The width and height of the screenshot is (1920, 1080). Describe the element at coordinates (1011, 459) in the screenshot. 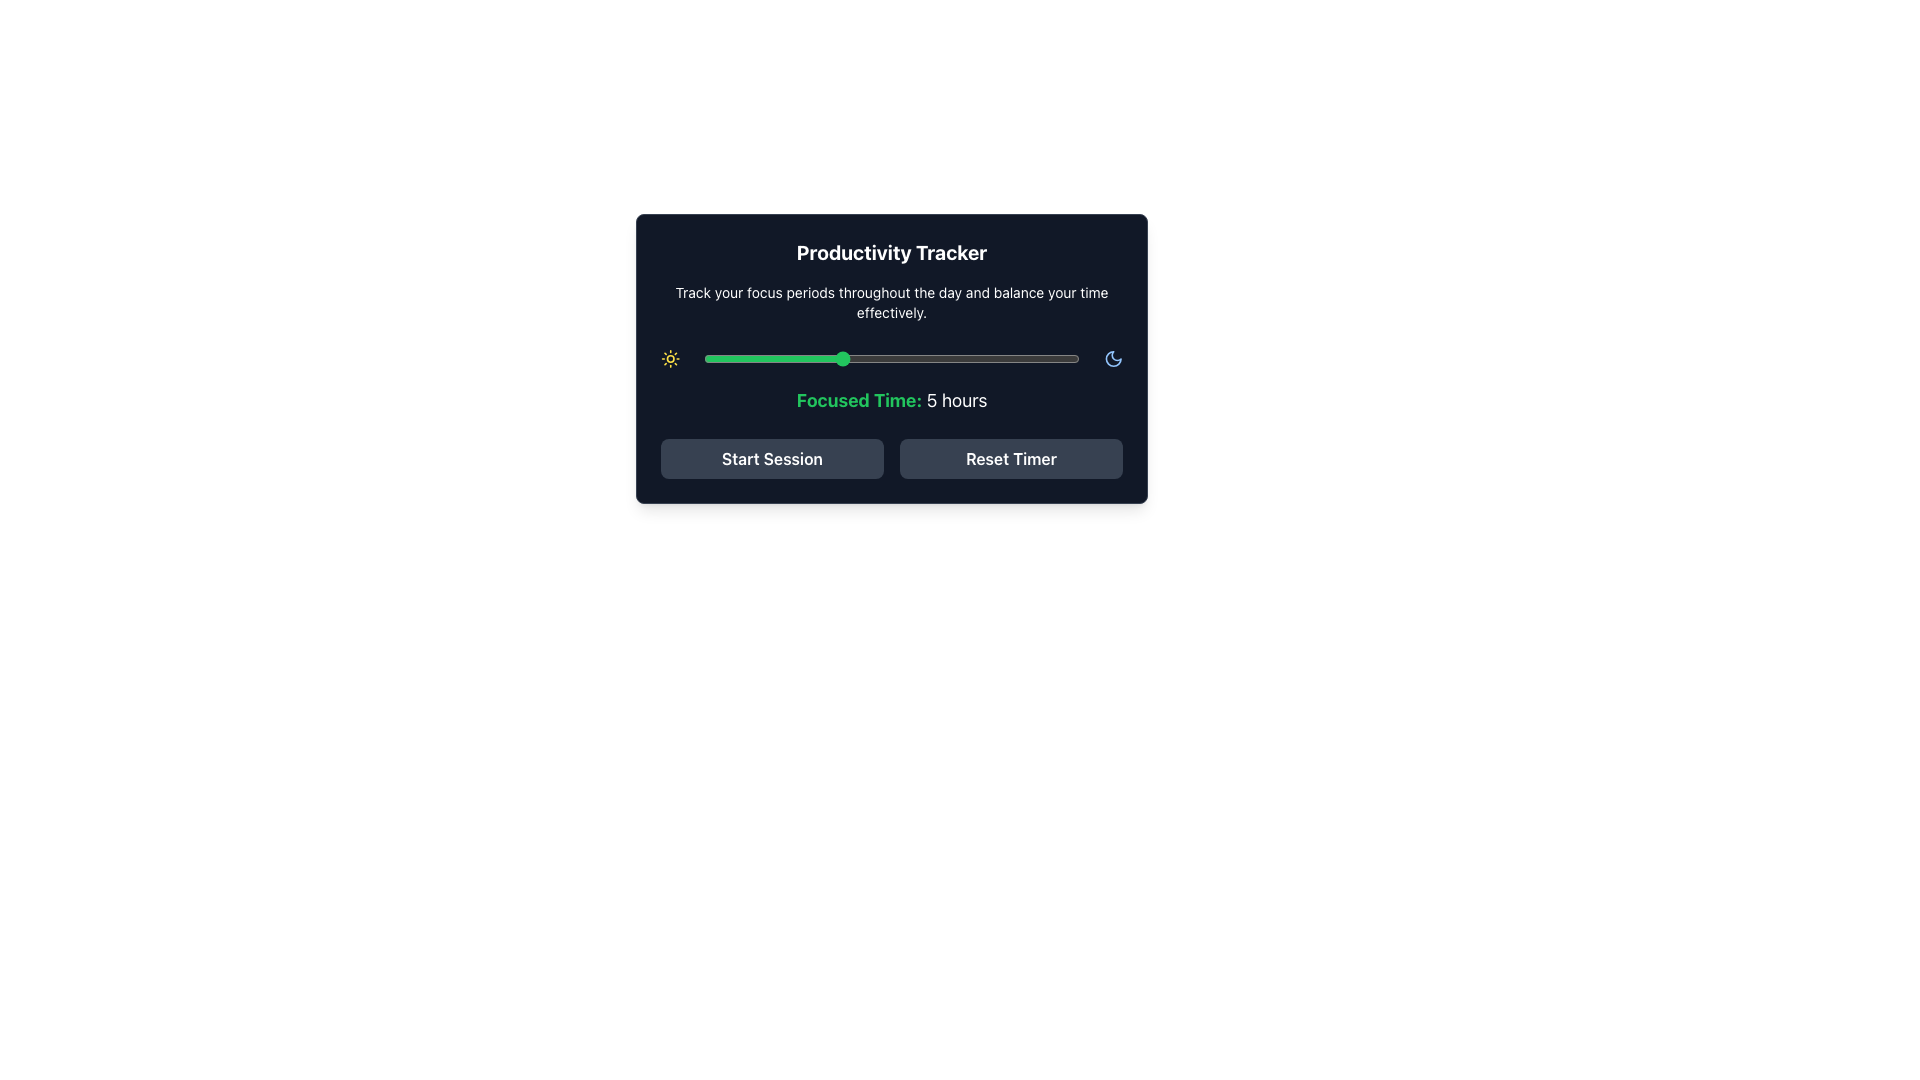

I see `the 'Reset Timer' button, which has a gray background, rounded edges, and bold white text, located in the bottom-right section of the central card to change its background color to red` at that location.